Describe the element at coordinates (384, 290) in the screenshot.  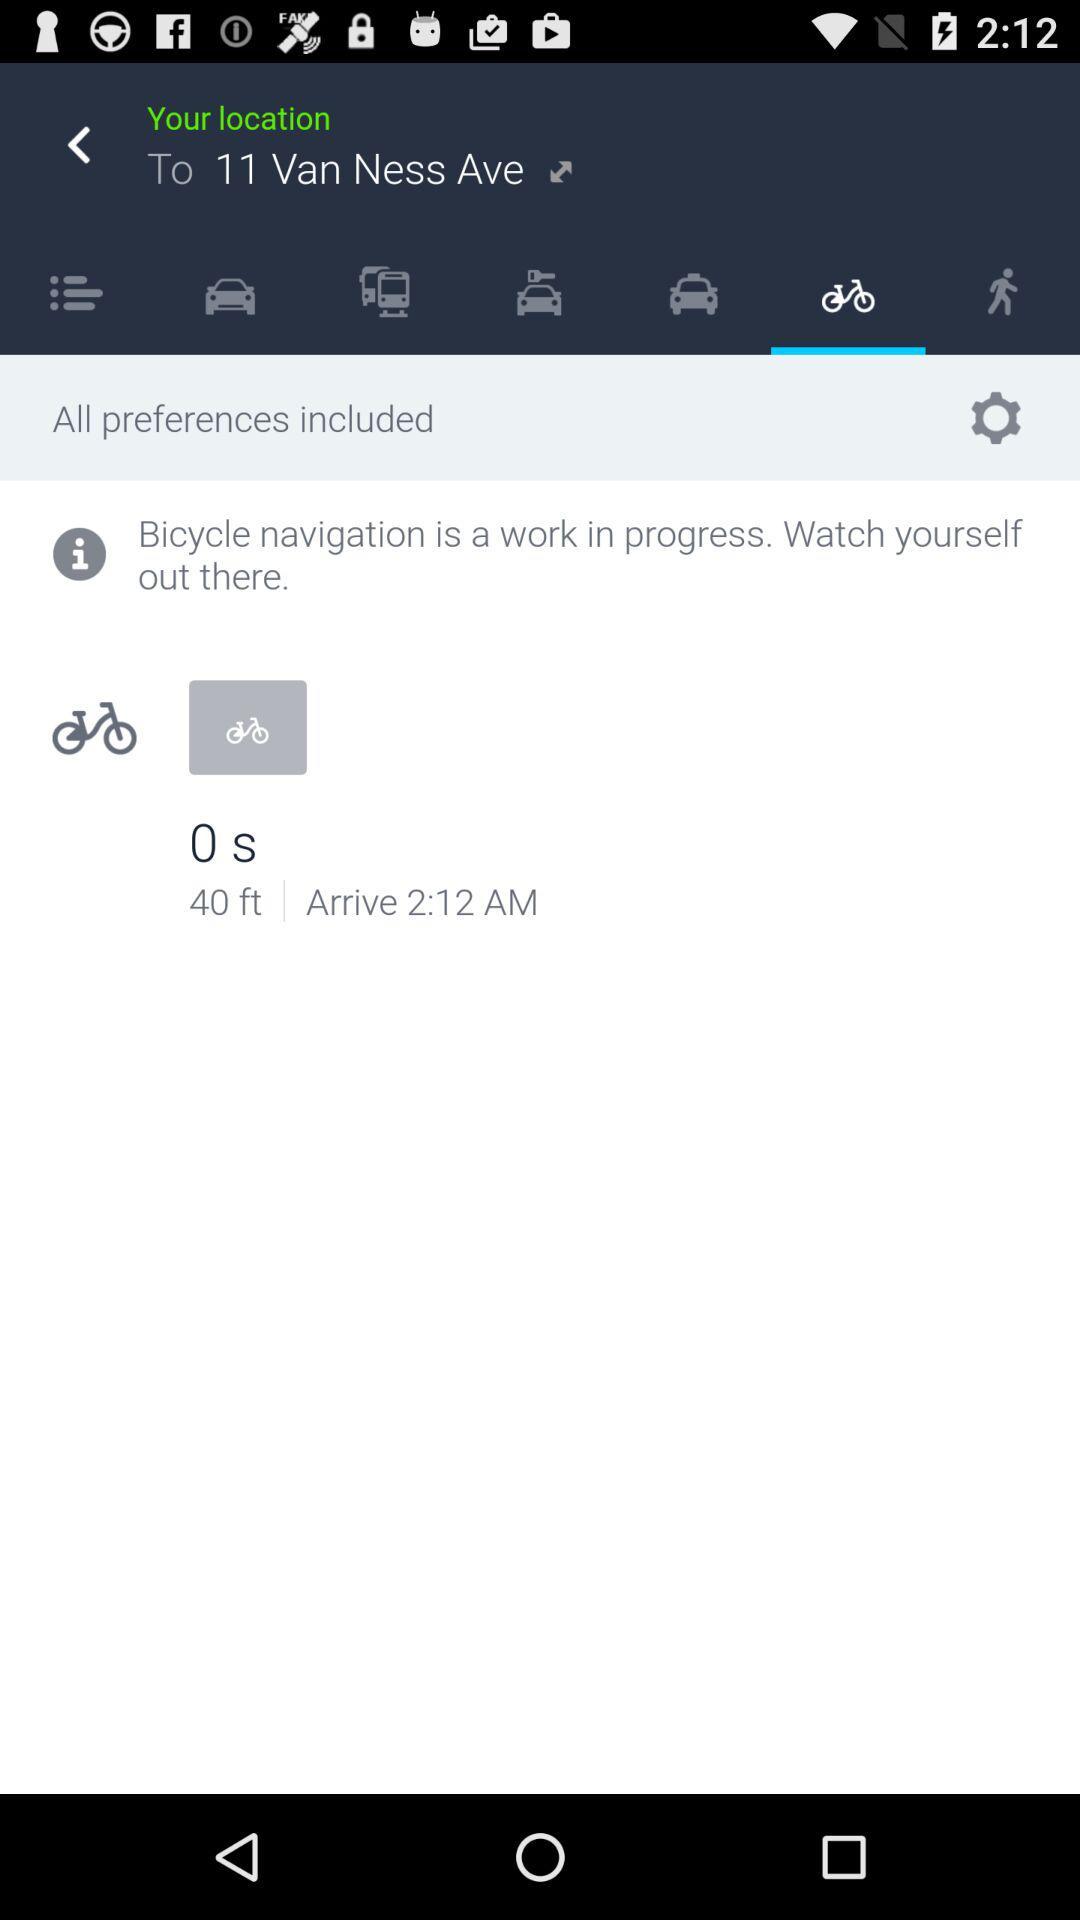
I see `icon` at that location.